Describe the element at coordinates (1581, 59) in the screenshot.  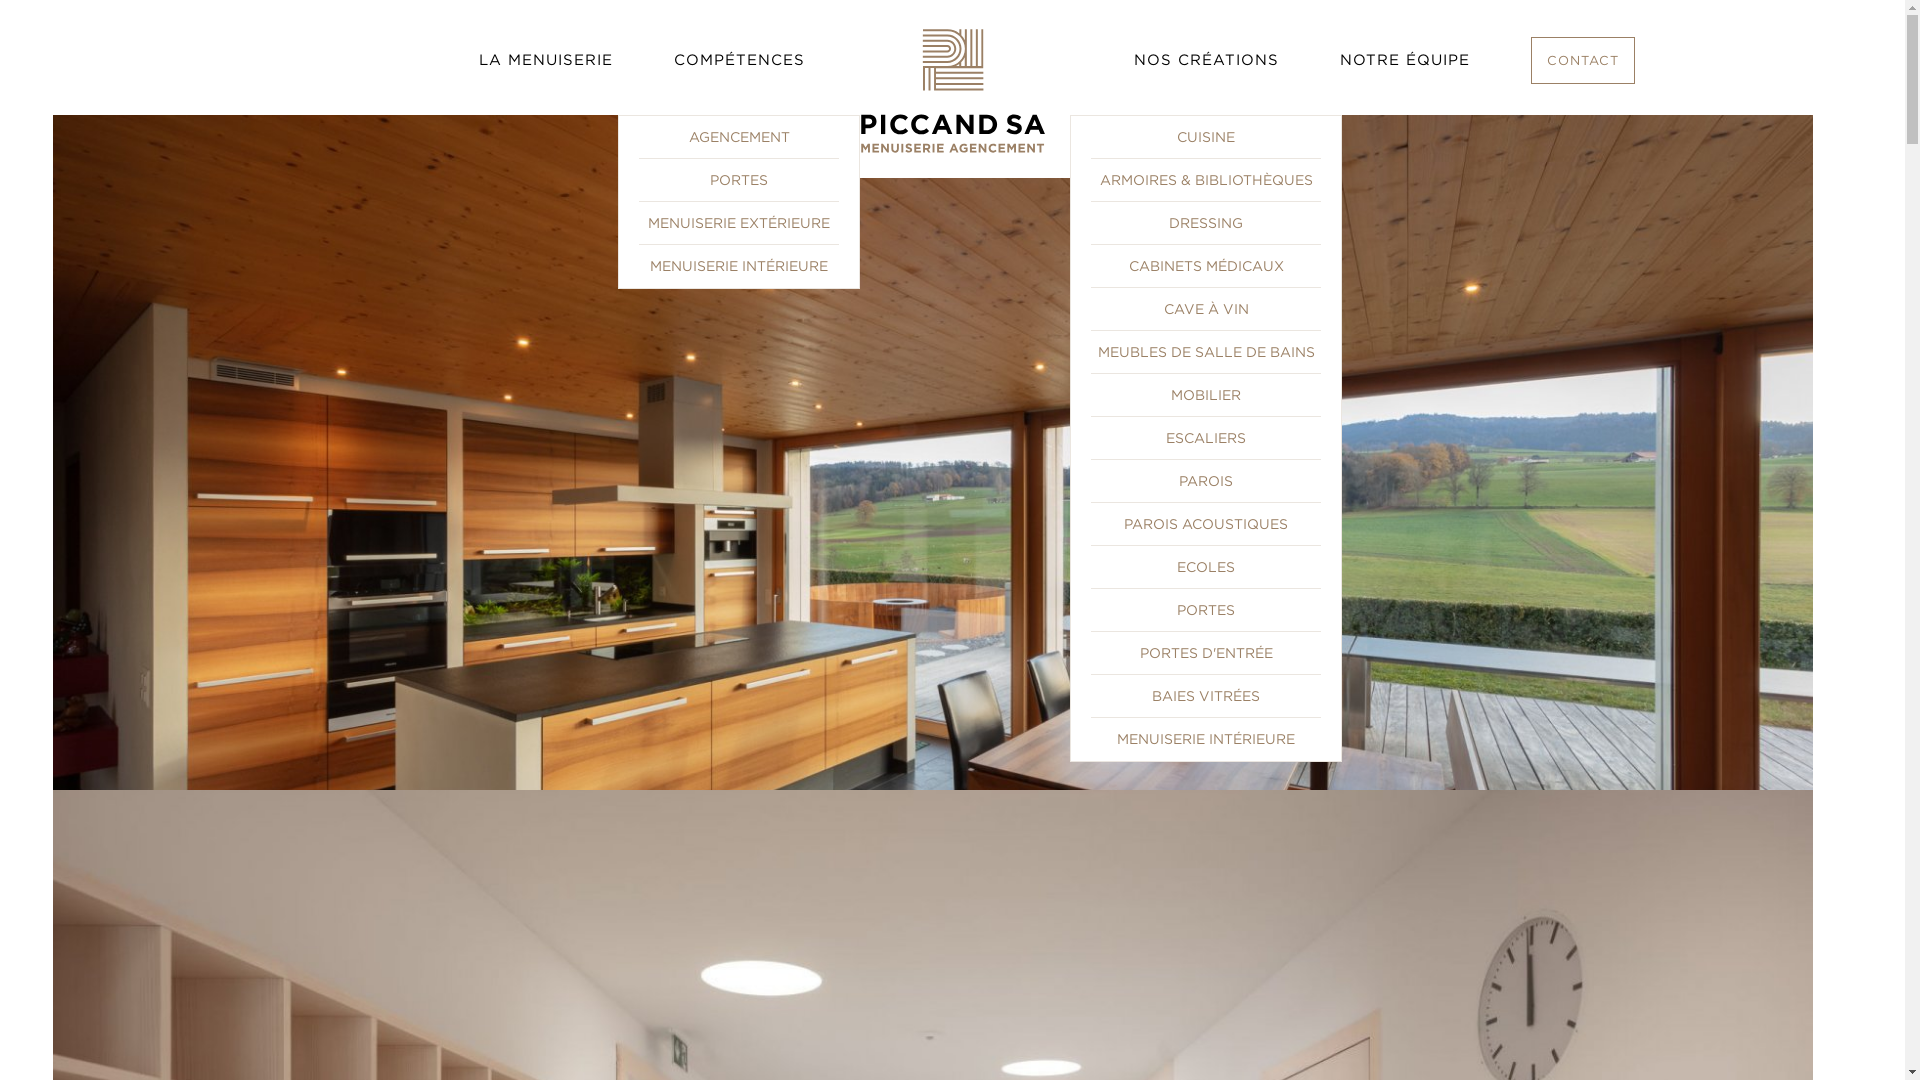
I see `'CONTACT'` at that location.